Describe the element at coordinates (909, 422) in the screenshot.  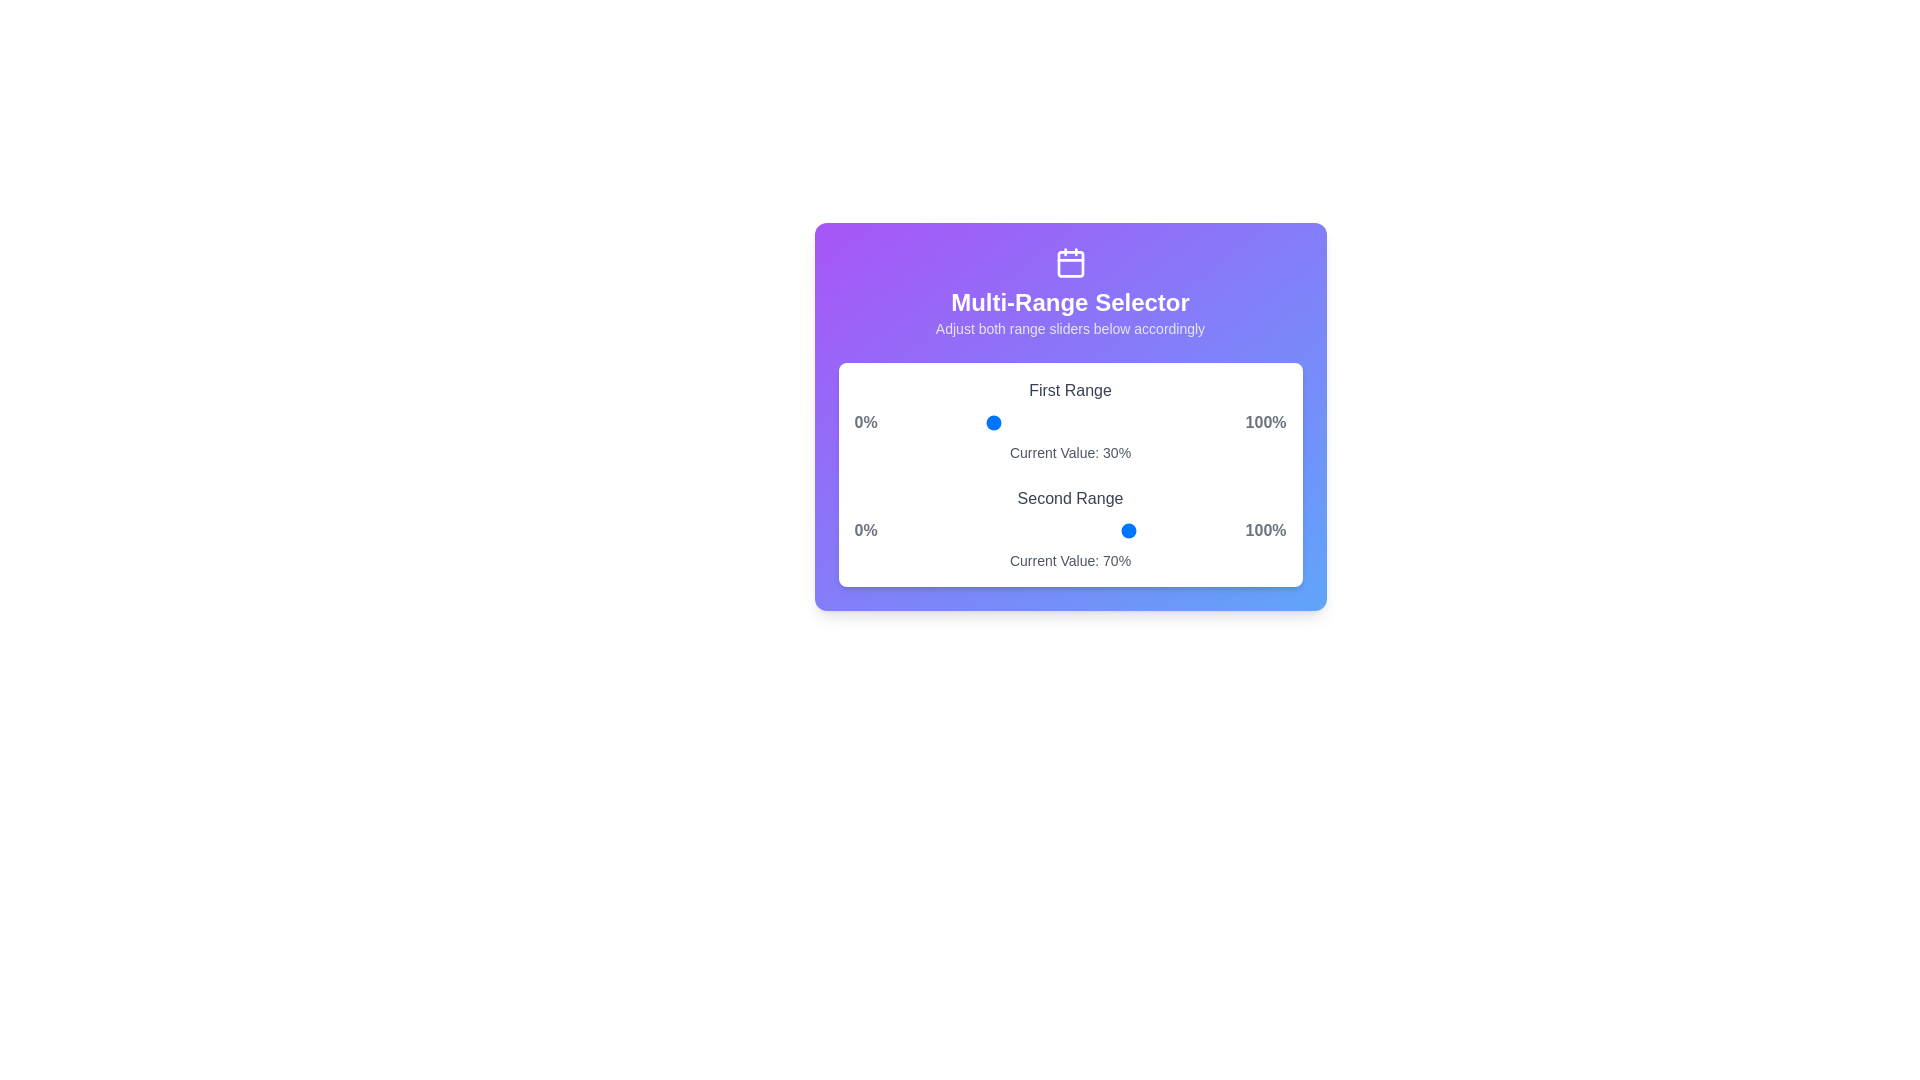
I see `the first range slider value` at that location.